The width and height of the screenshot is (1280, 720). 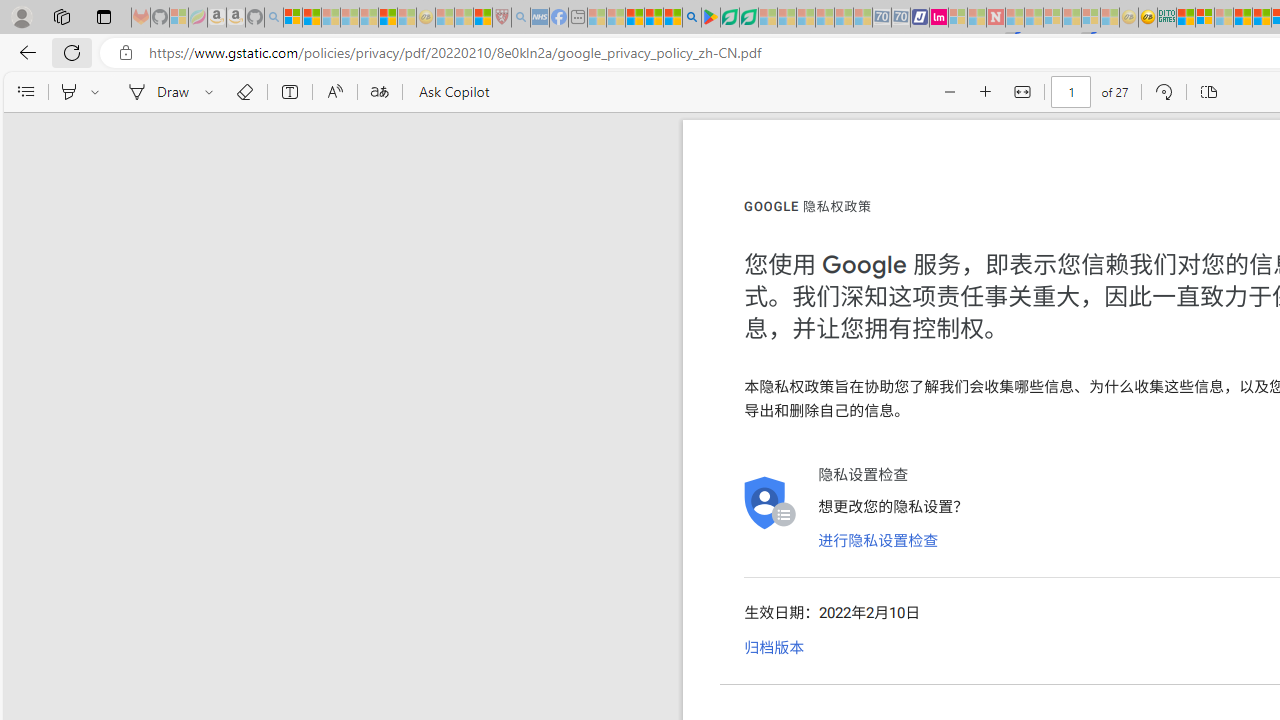 What do you see at coordinates (949, 92) in the screenshot?
I see `'Zoom out (Ctrl+Minus key)'` at bounding box center [949, 92].